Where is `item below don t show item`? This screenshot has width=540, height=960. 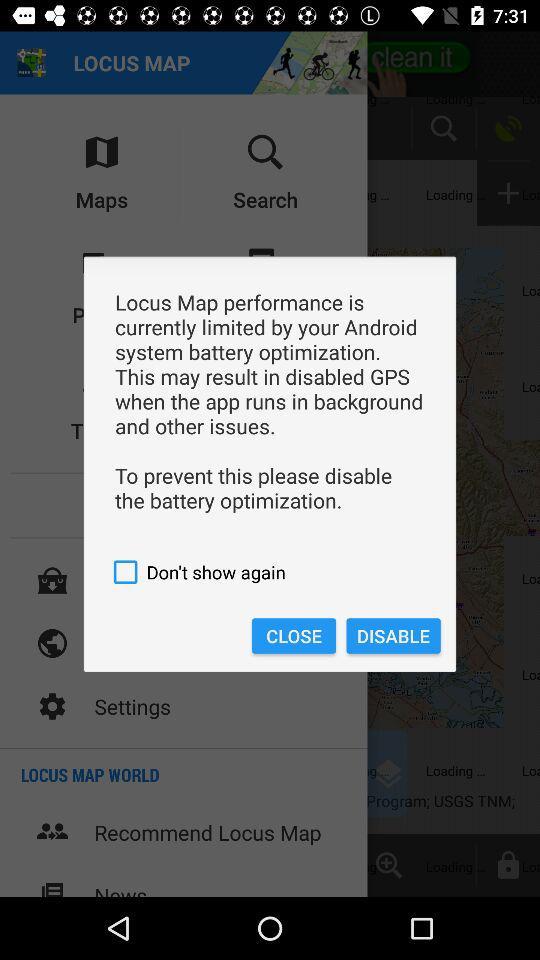
item below don t show item is located at coordinates (393, 635).